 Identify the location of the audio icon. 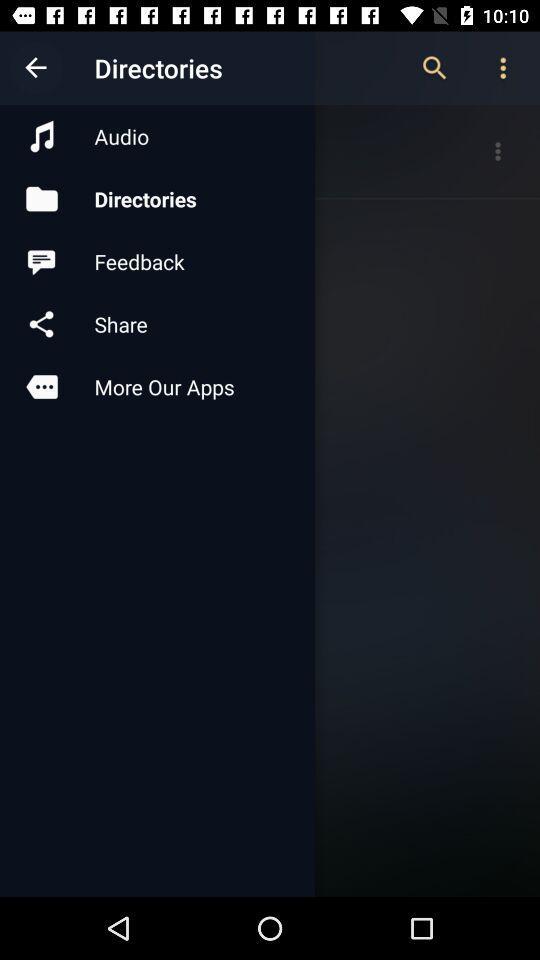
(156, 135).